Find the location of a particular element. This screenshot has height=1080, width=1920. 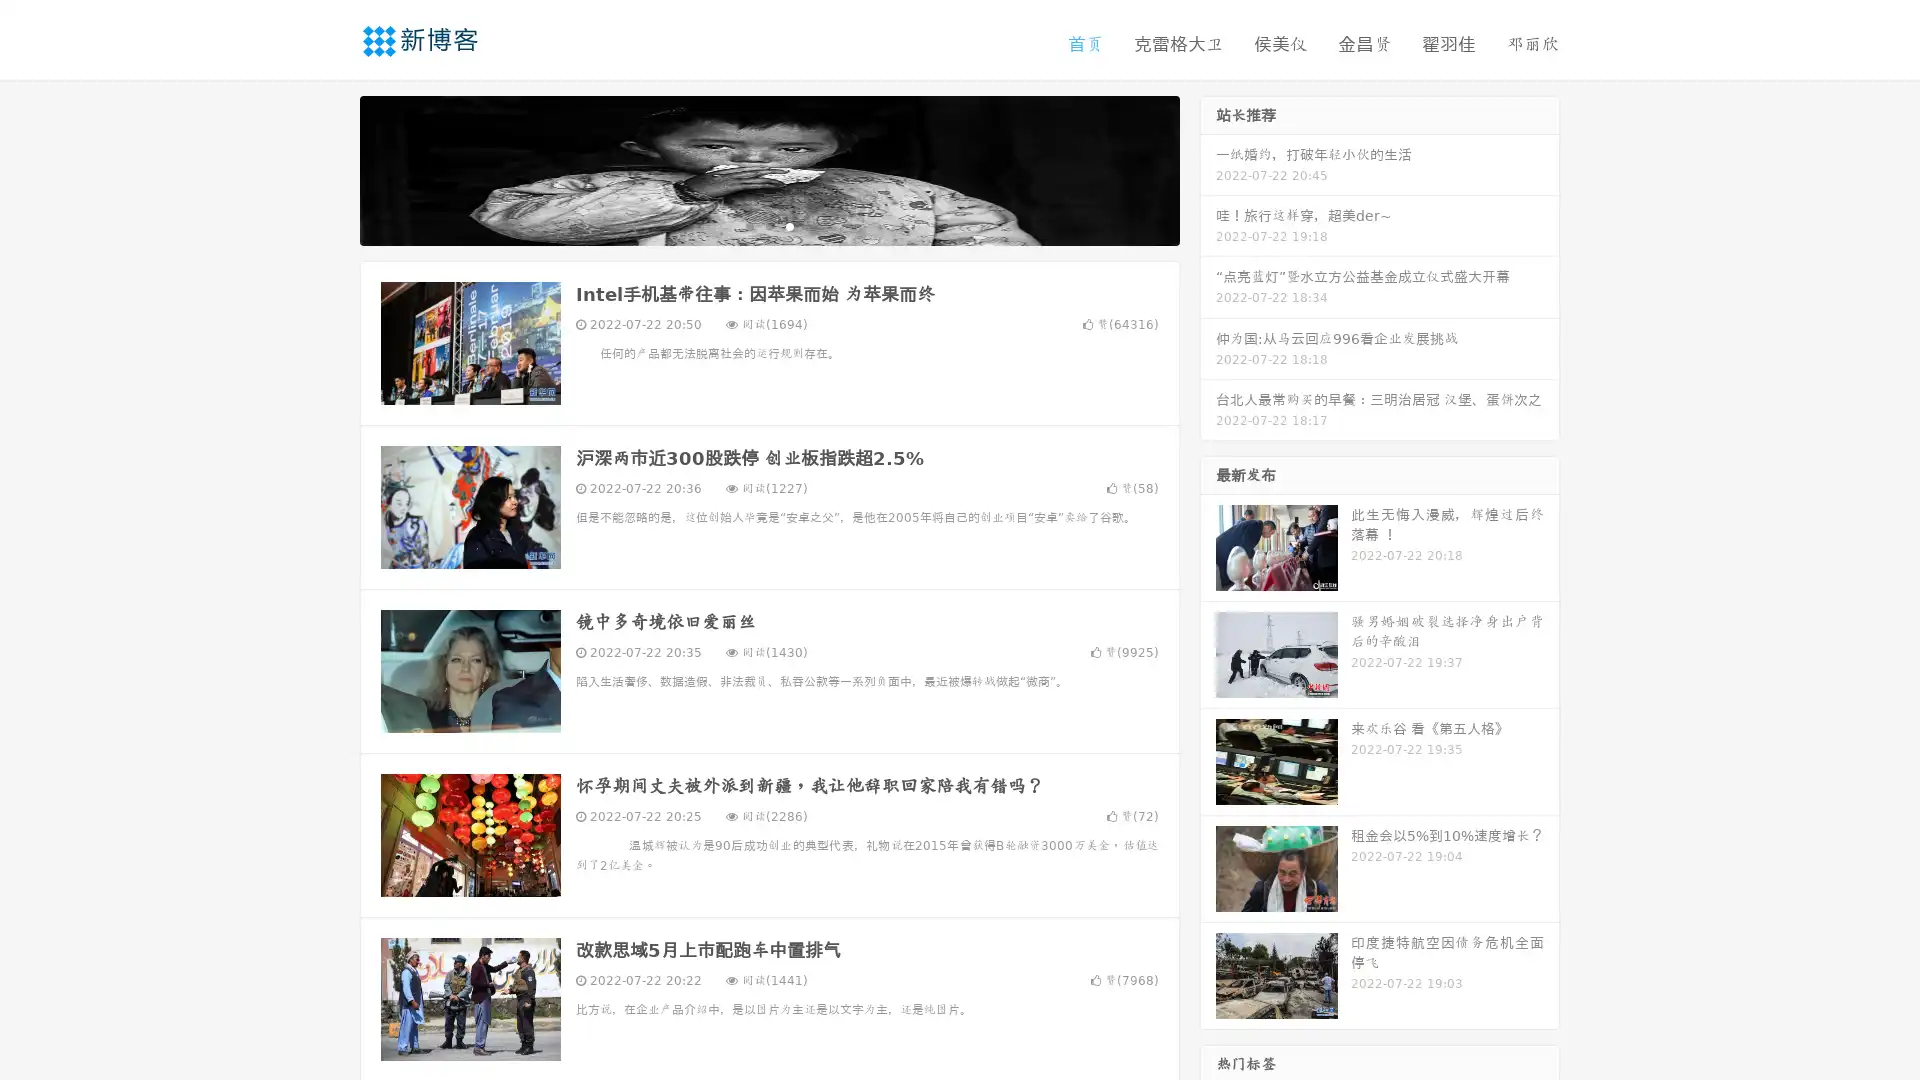

Previous slide is located at coordinates (330, 168).